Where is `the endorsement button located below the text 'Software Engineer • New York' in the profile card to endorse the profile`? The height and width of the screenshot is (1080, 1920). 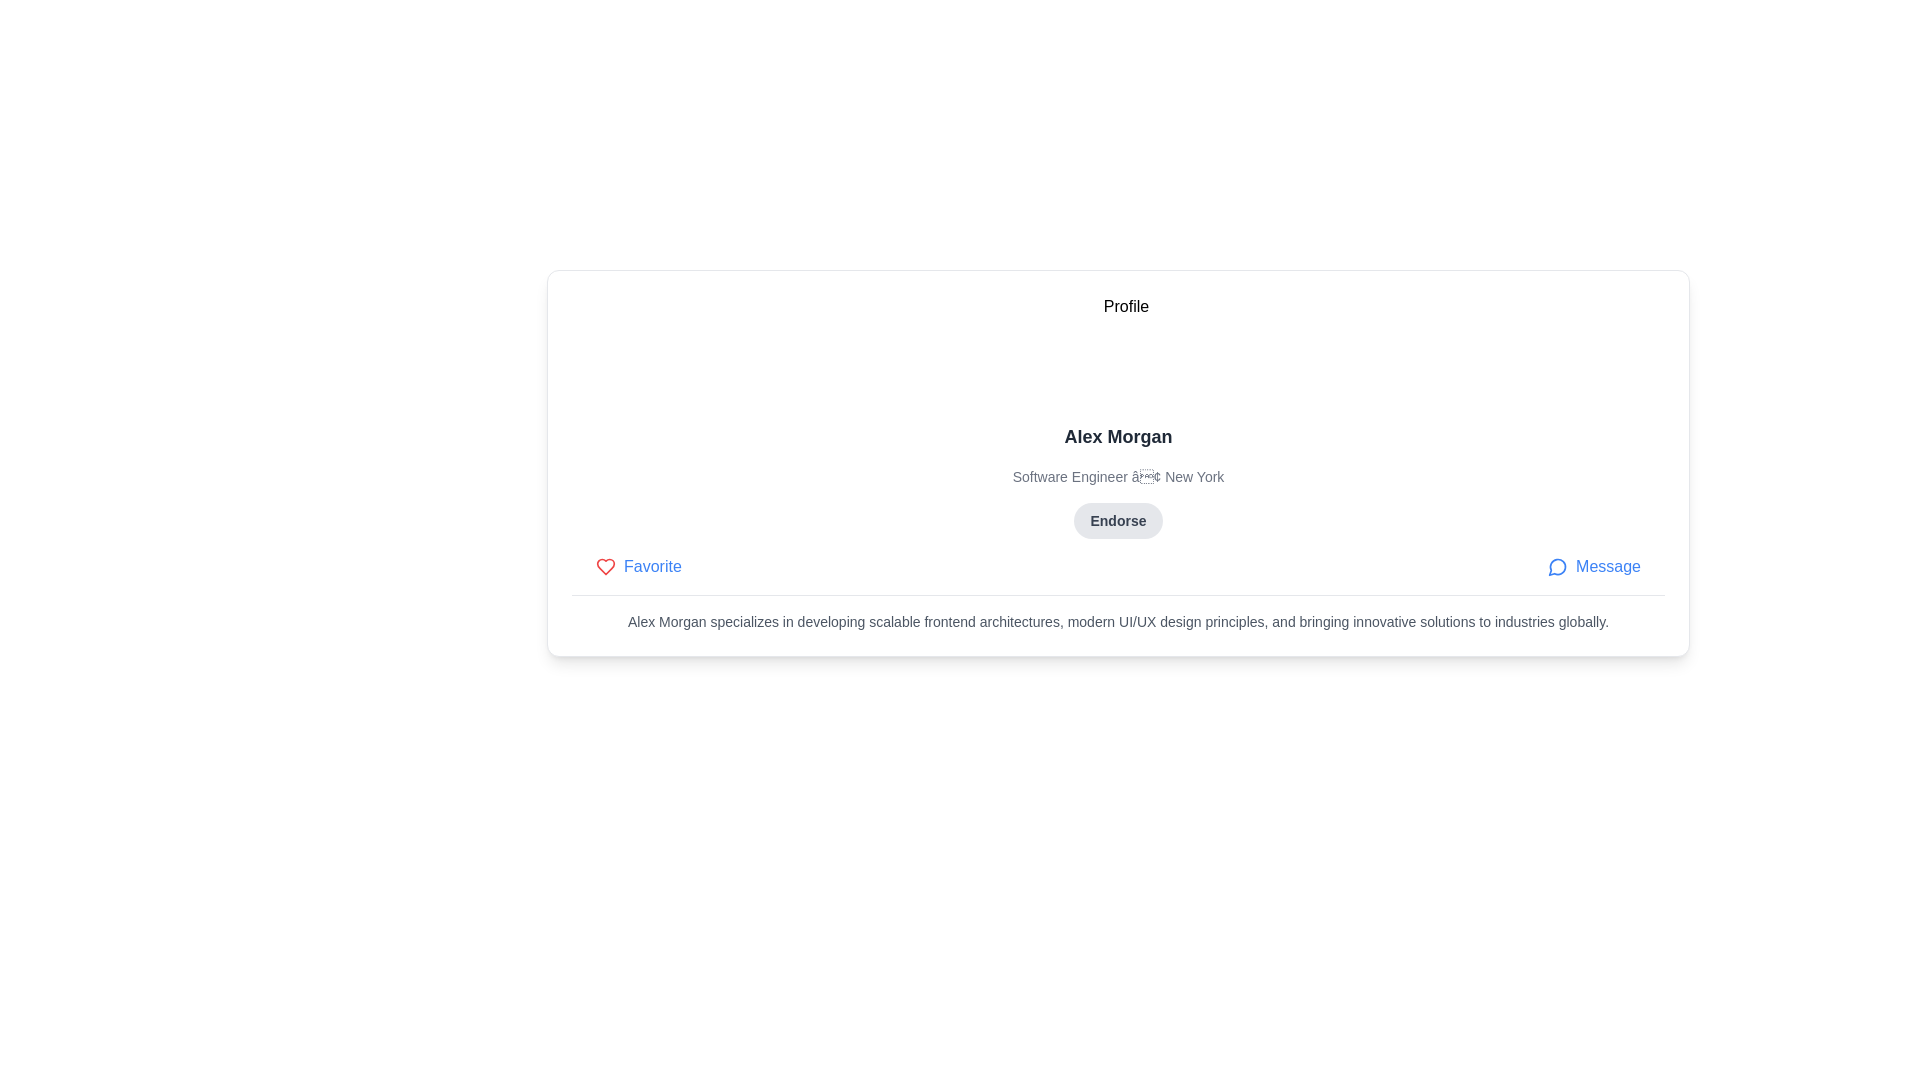
the endorsement button located below the text 'Software Engineer • New York' in the profile card to endorse the profile is located at coordinates (1117, 519).